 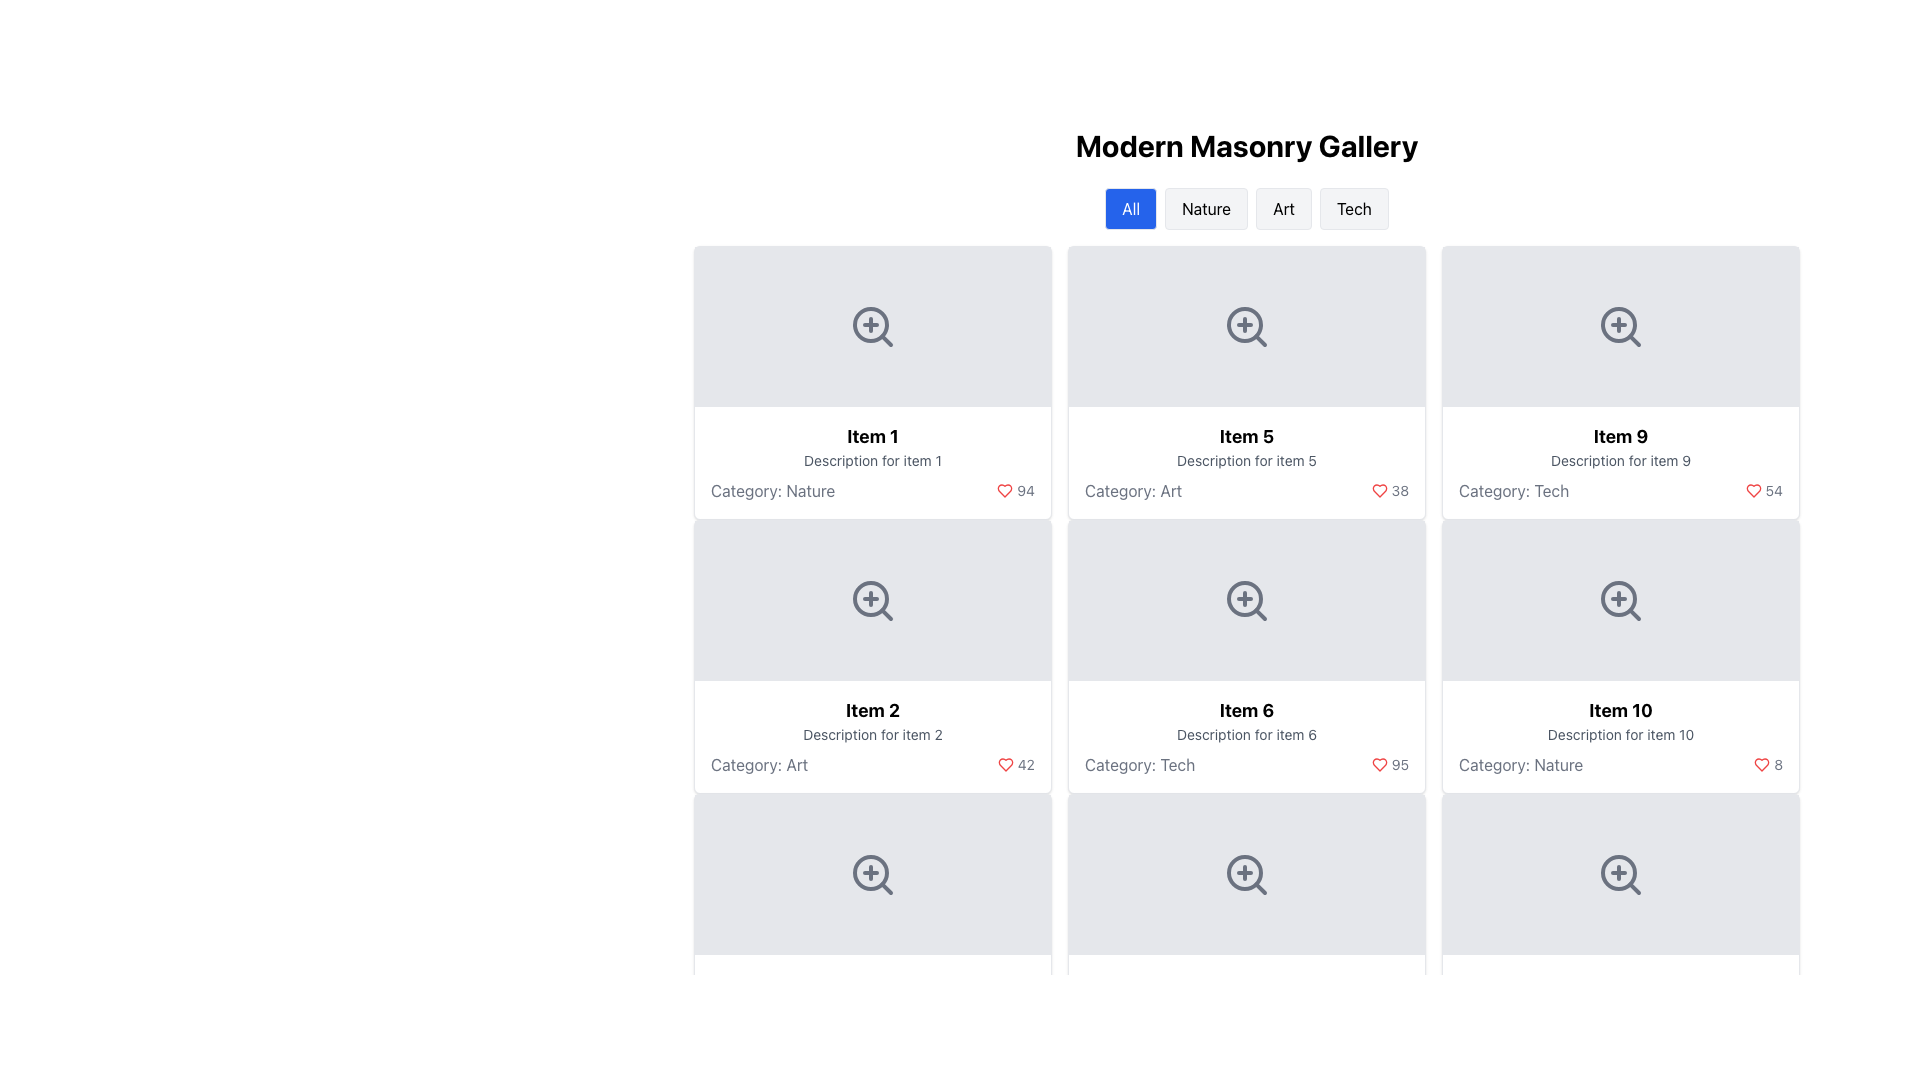 What do you see at coordinates (873, 600) in the screenshot?
I see `the zoom-in icon button located in the second row, first column of the grid under 'Modern Masonry Gallery', positioned above 'Item 2'` at bounding box center [873, 600].